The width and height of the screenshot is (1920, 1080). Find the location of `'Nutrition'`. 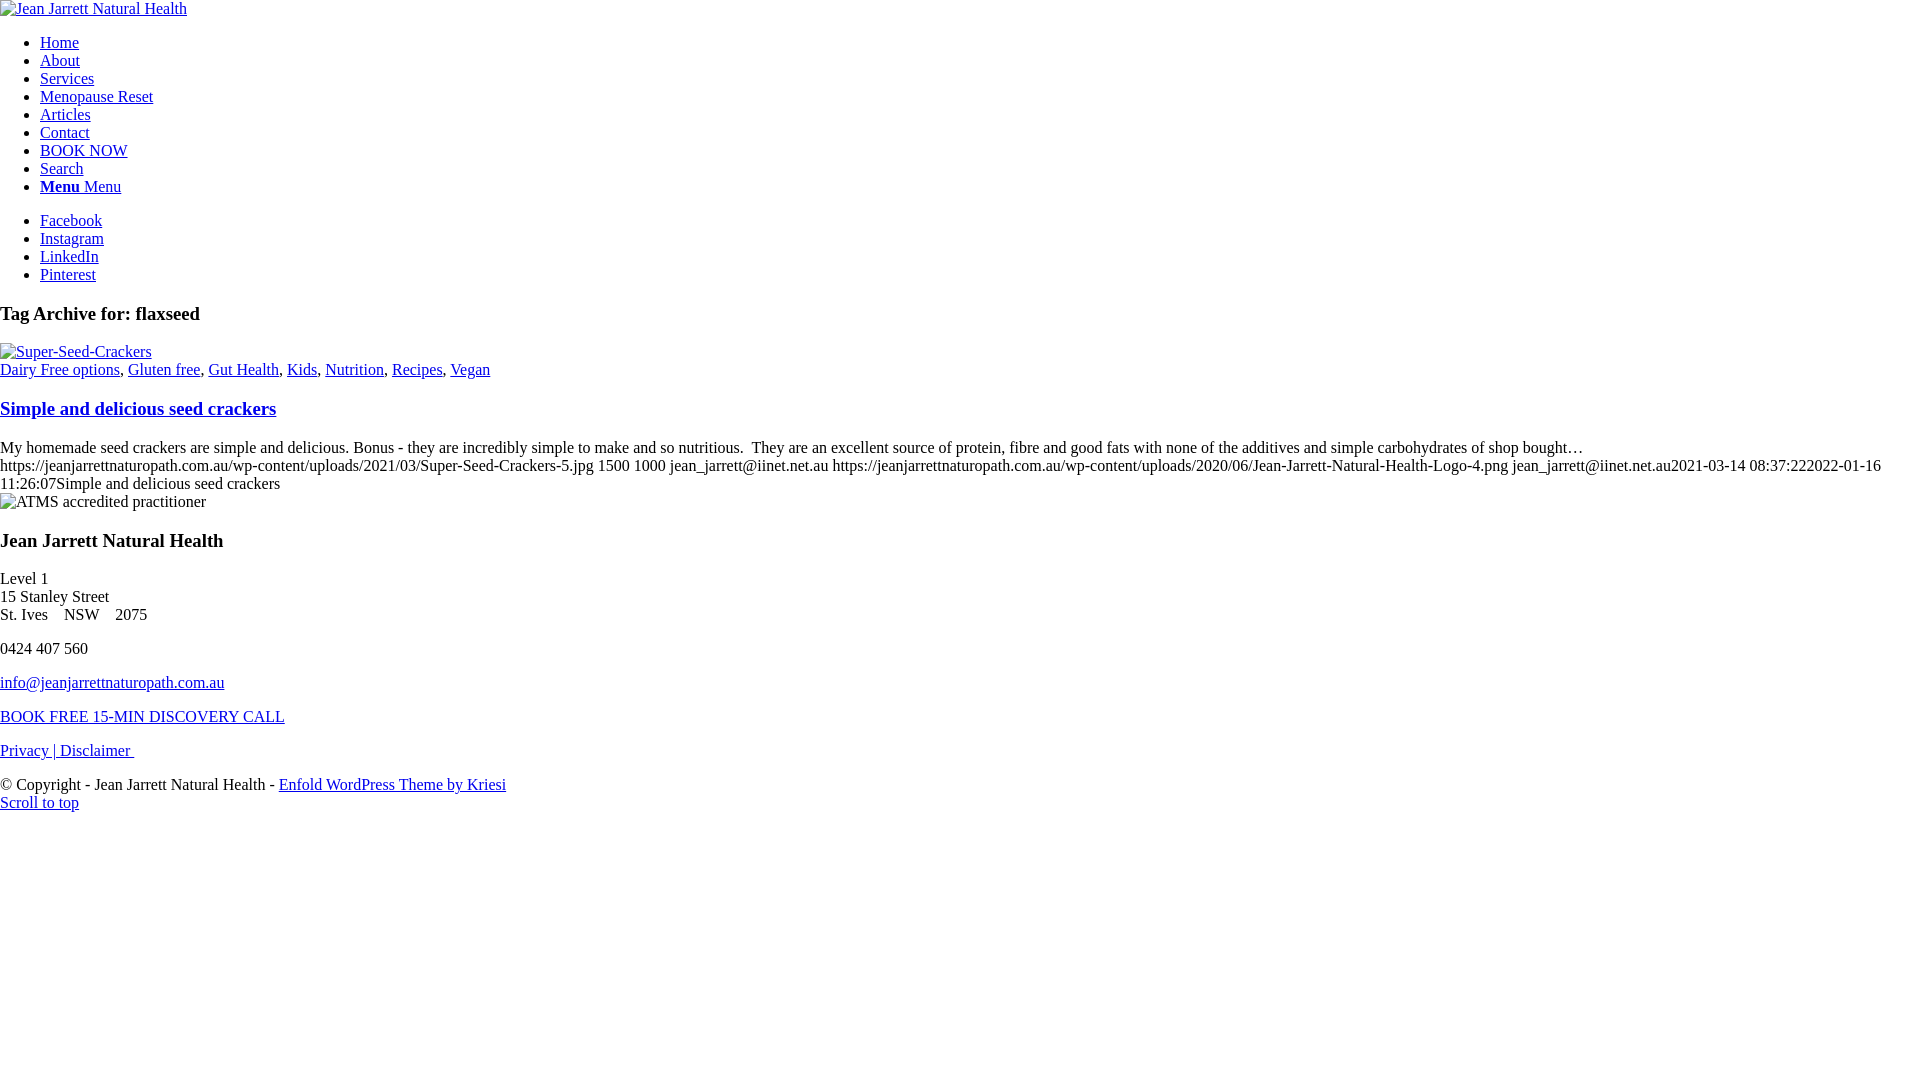

'Nutrition' is located at coordinates (325, 369).